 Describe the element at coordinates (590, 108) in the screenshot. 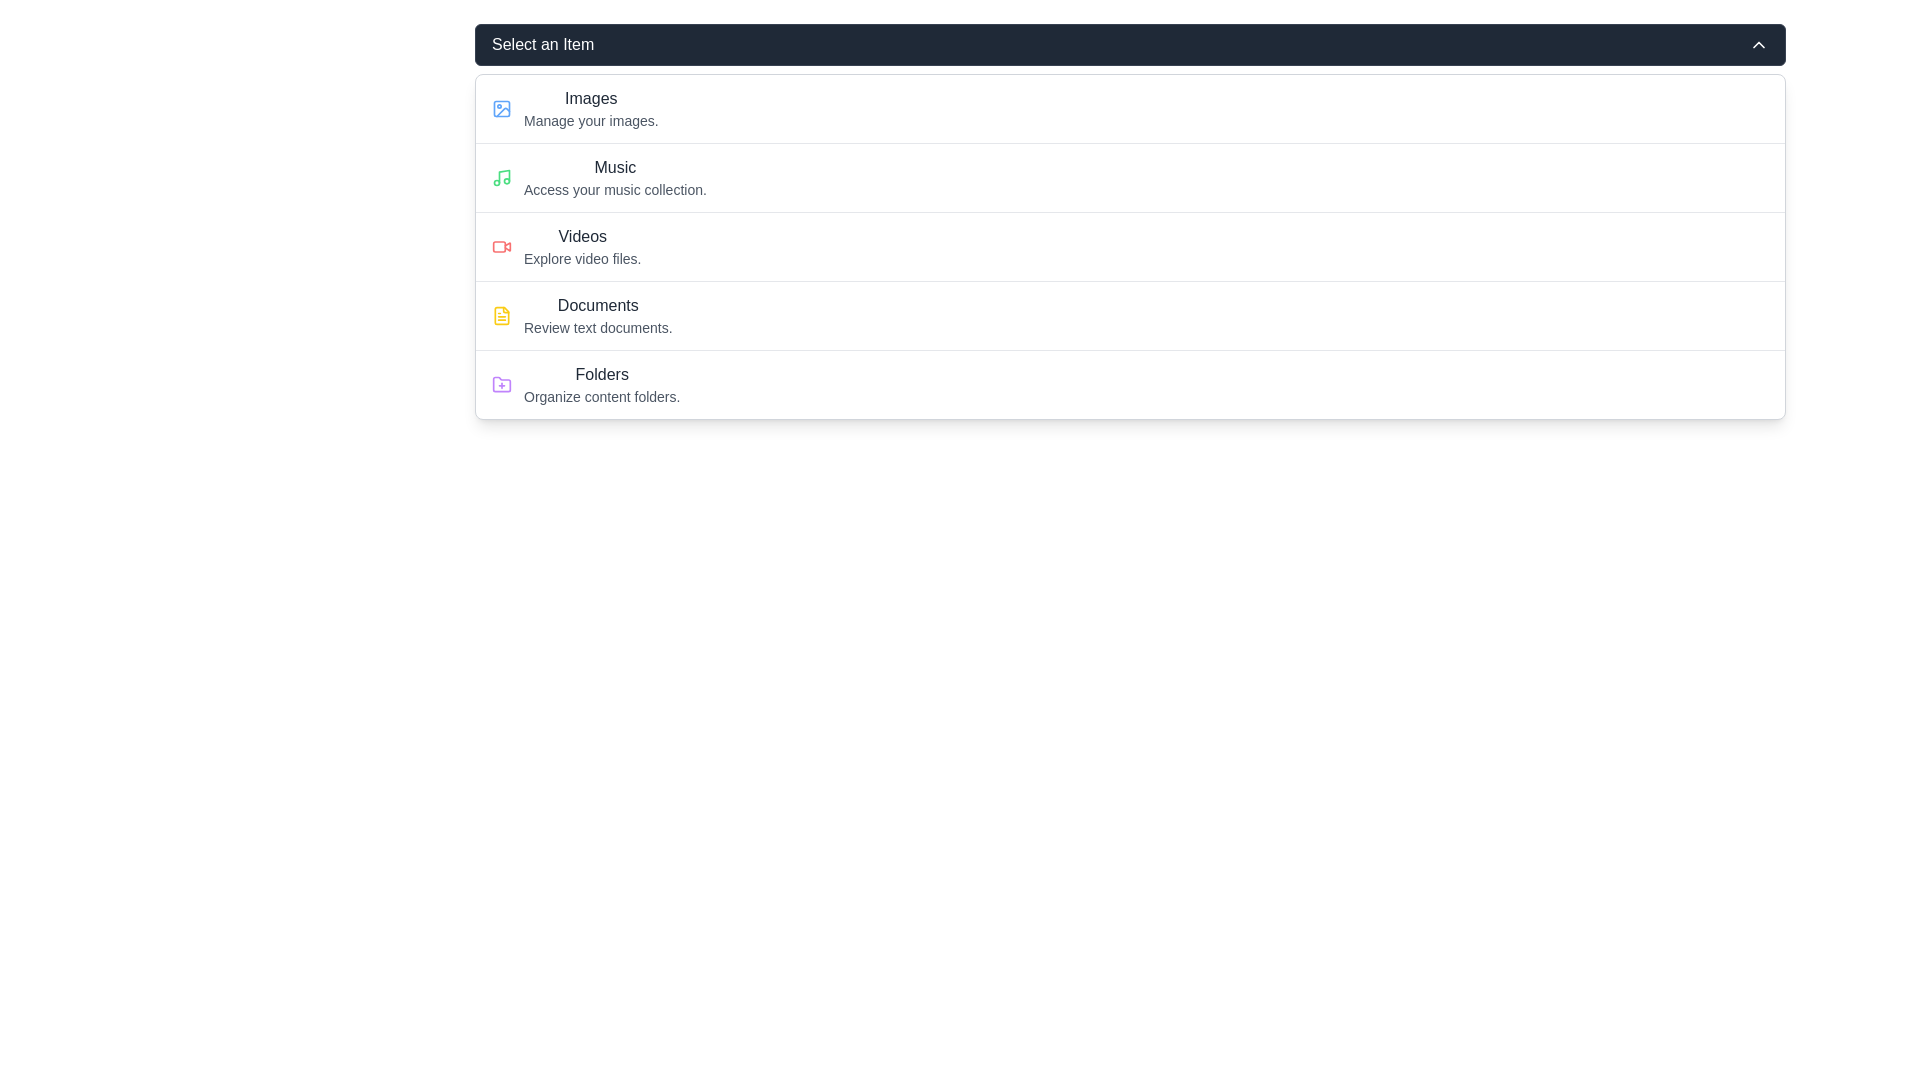

I see `the 'Images' menu item, which is the first item in the vertical list beneath the header 'Select an Item'` at that location.